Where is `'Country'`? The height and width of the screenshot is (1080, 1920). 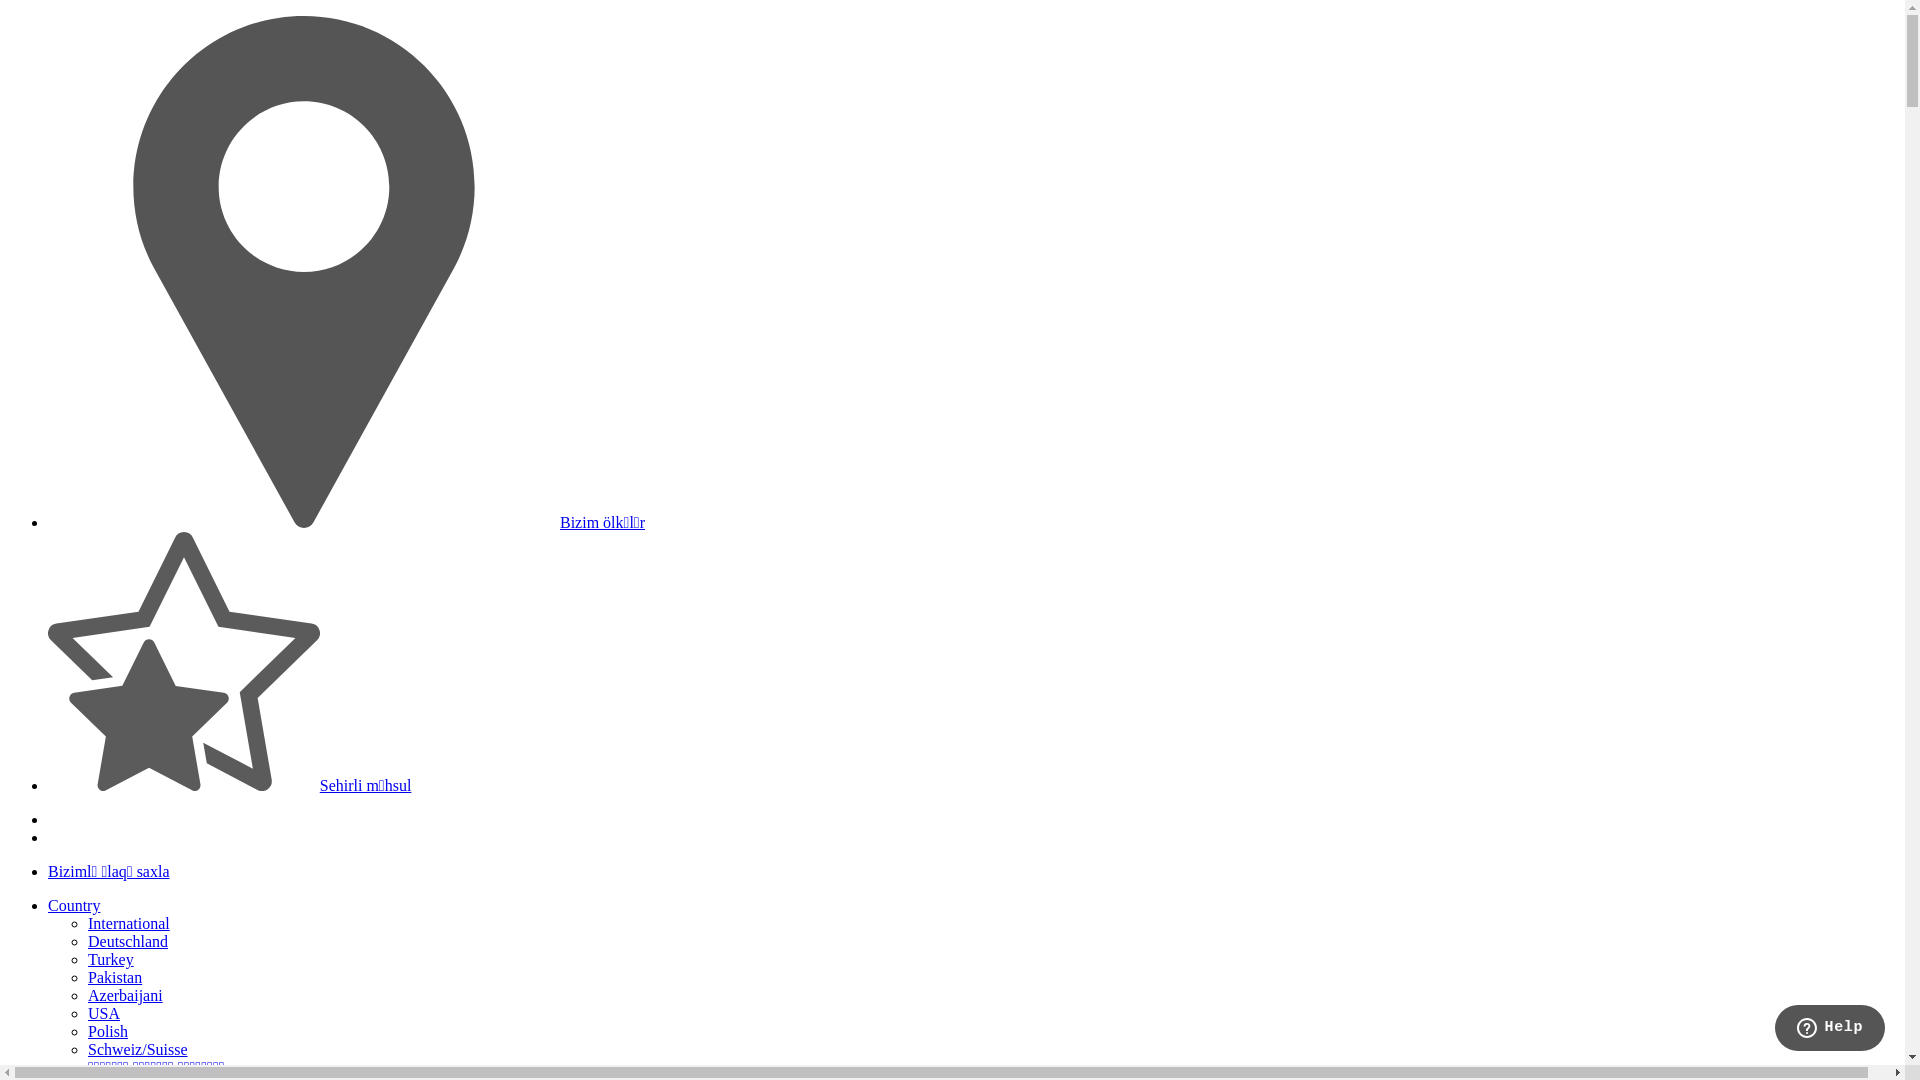
'Country' is located at coordinates (73, 905).